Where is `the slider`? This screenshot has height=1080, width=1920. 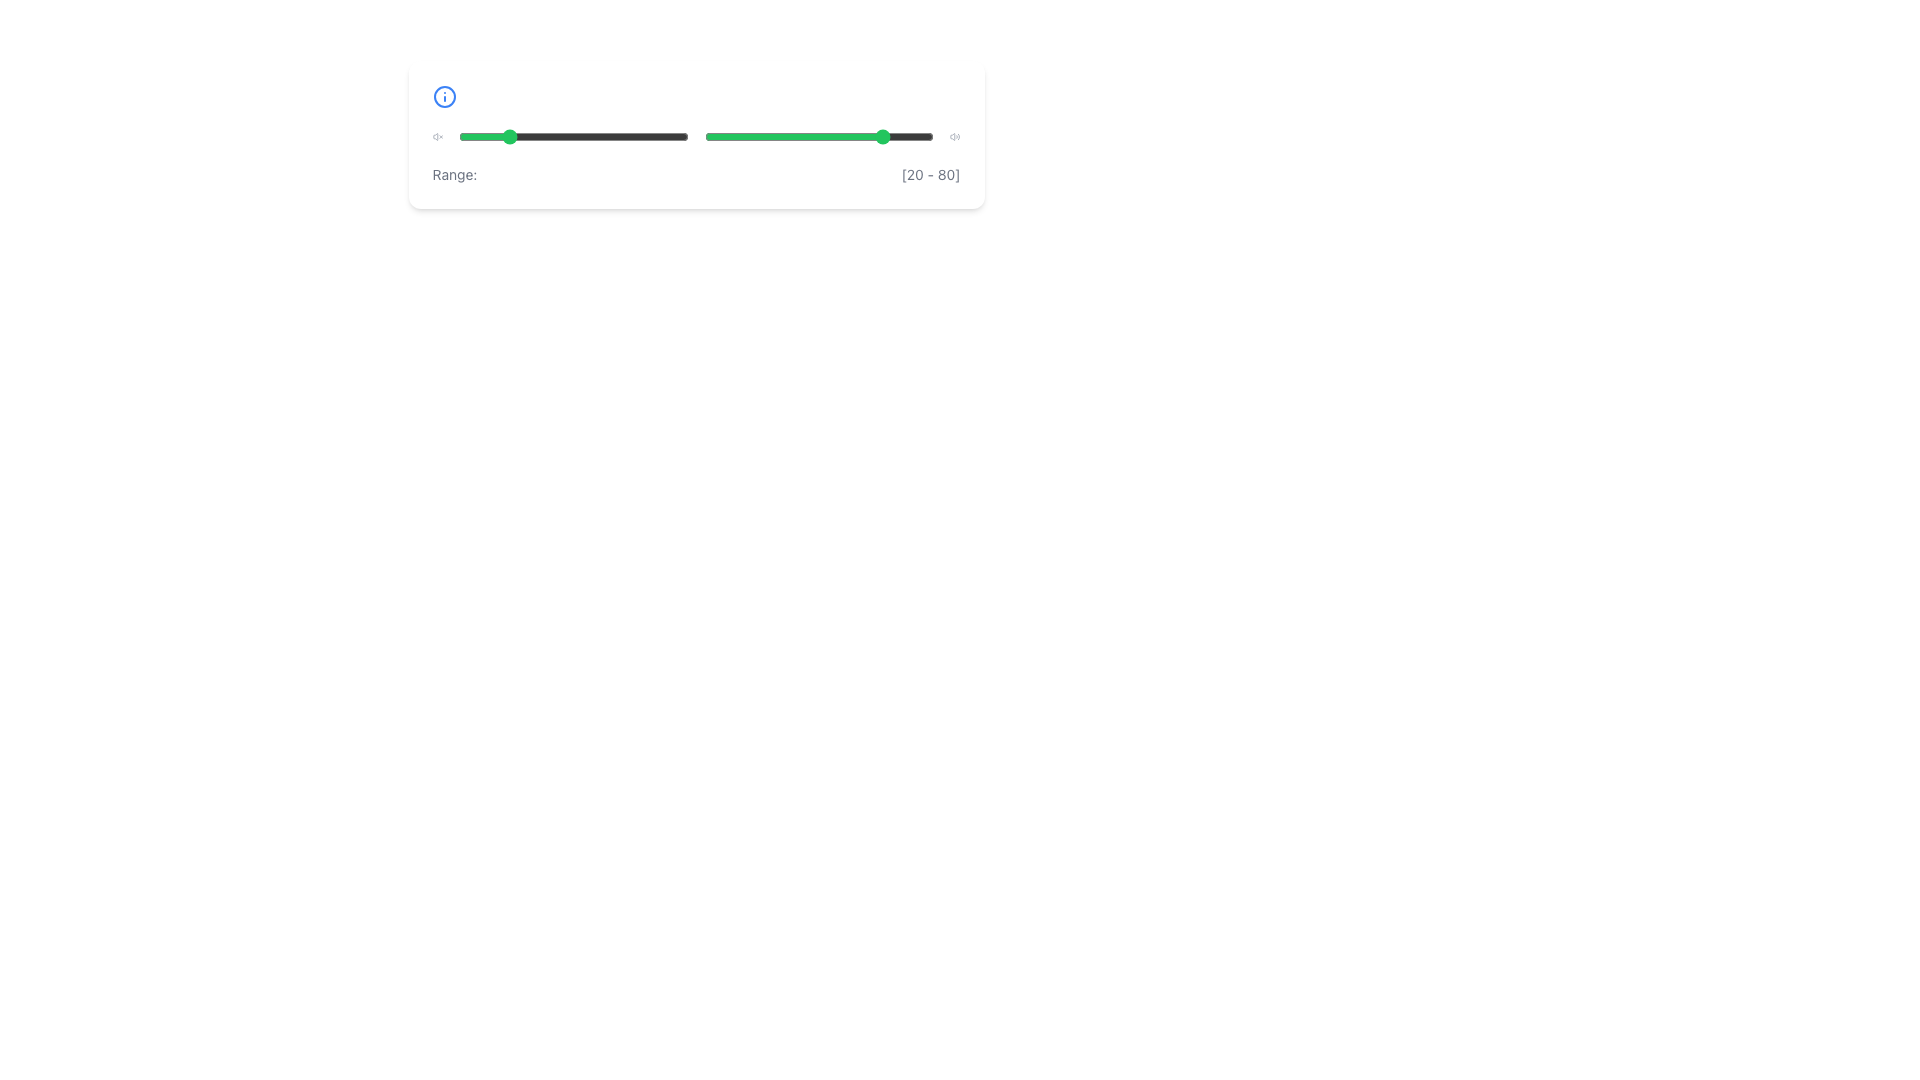 the slider is located at coordinates (654, 136).